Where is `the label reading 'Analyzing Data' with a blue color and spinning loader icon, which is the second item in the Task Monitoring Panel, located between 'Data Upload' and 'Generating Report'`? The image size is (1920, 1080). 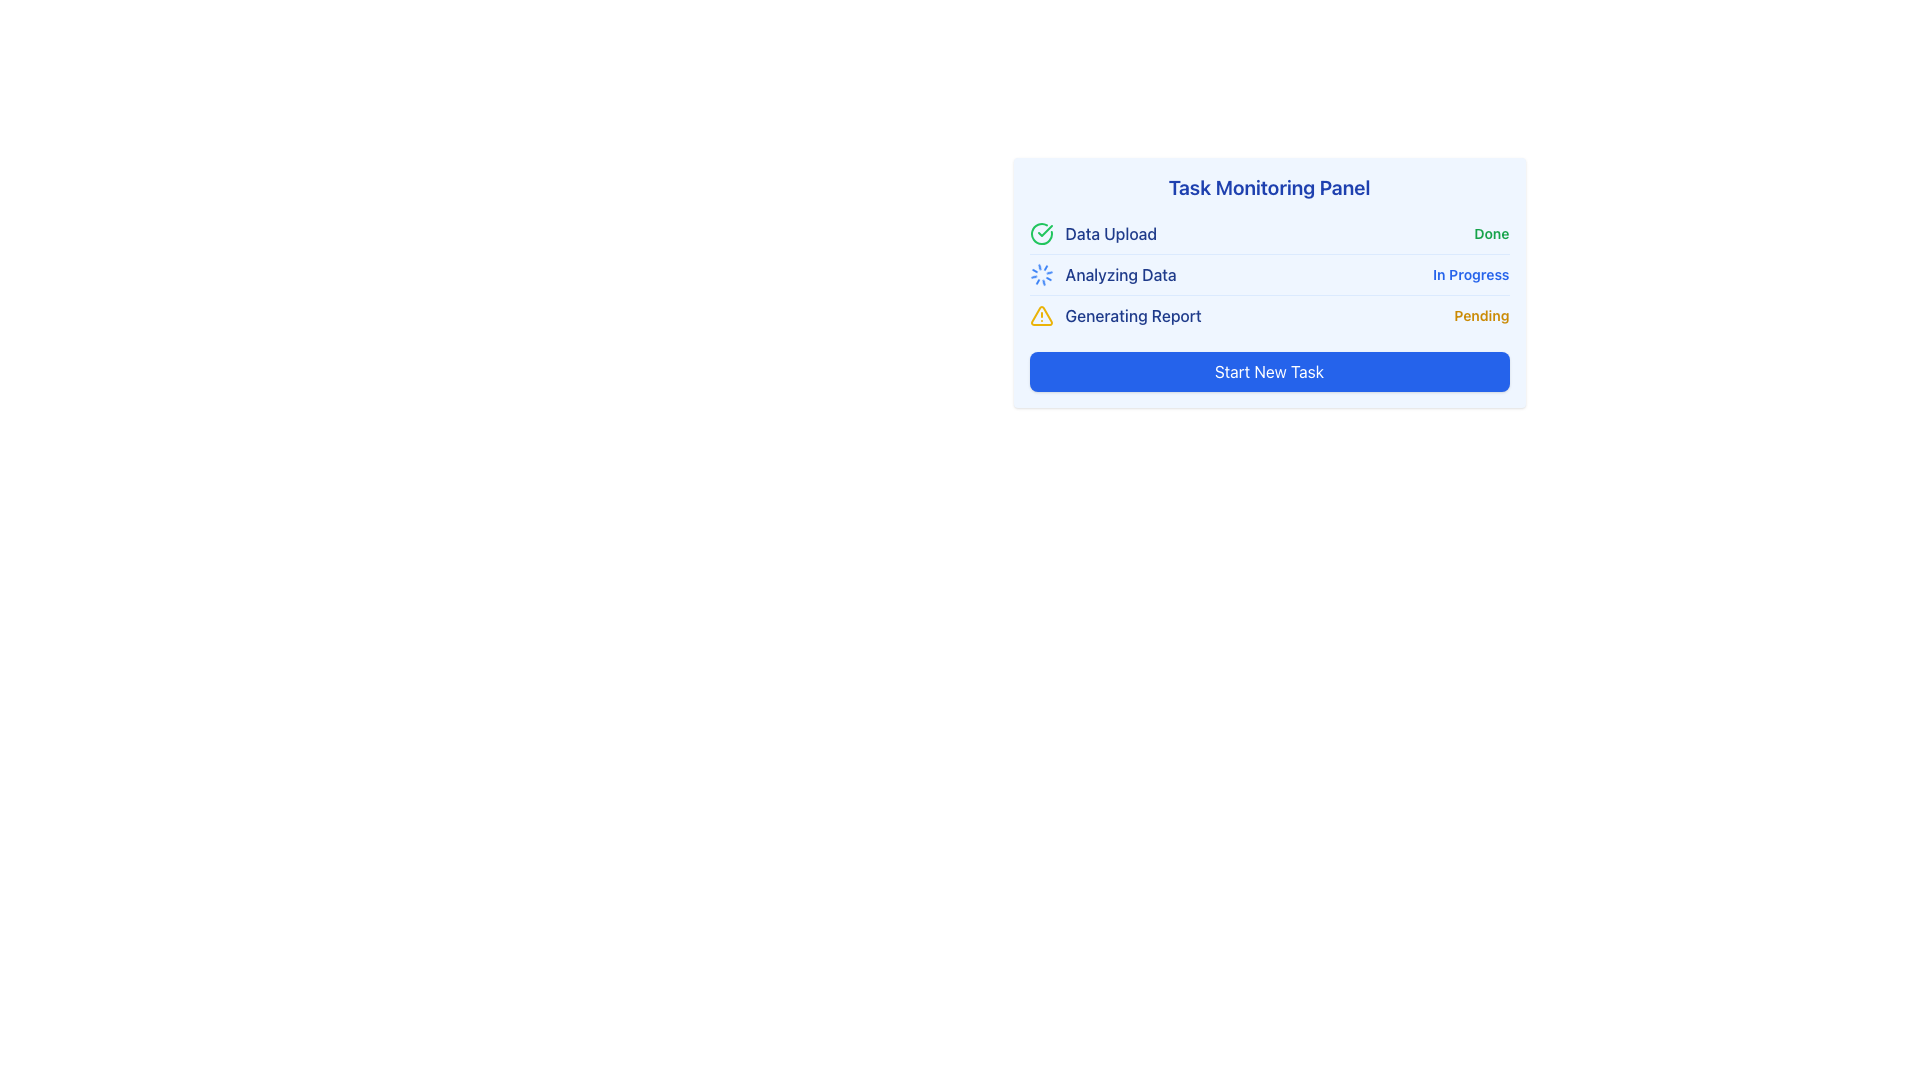 the label reading 'Analyzing Data' with a blue color and spinning loader icon, which is the second item in the Task Monitoring Panel, located between 'Data Upload' and 'Generating Report' is located at coordinates (1102, 274).